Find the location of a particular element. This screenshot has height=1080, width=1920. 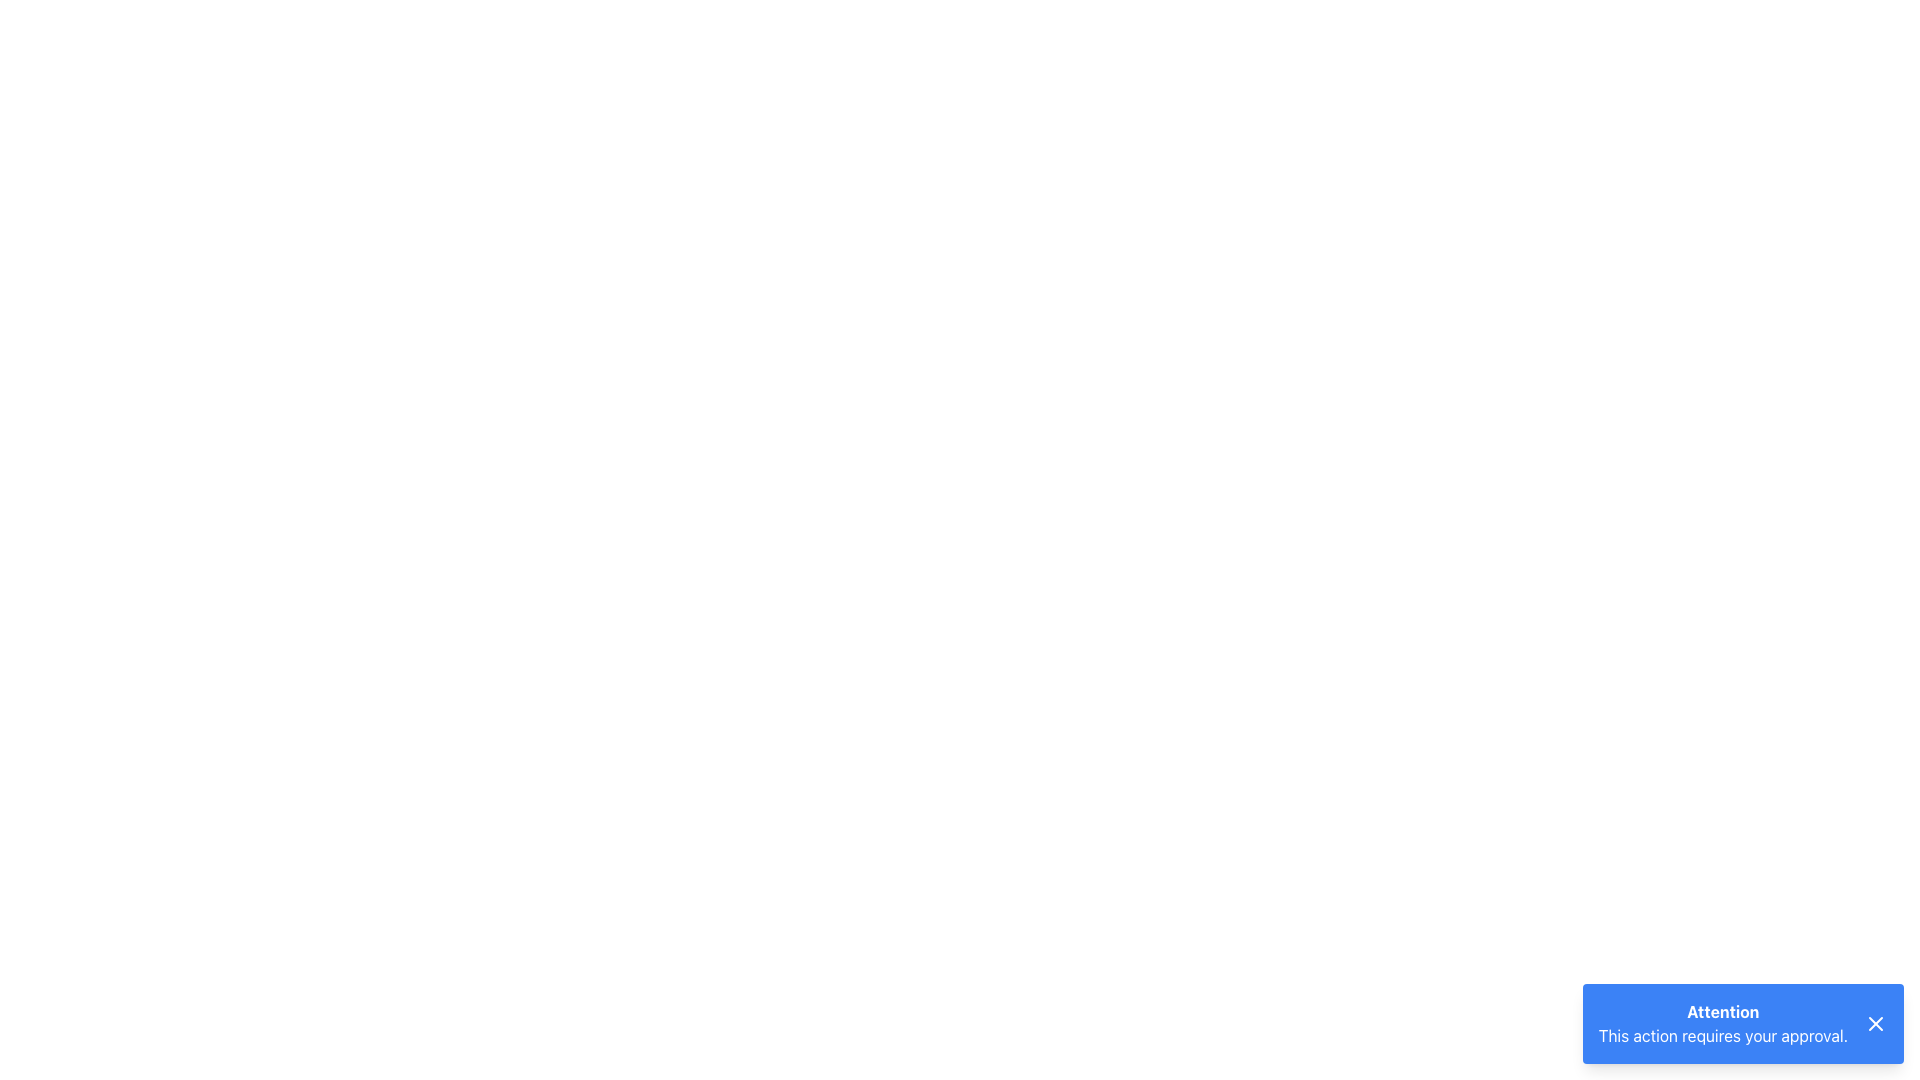

text displayed in the blue notification box that contains the message 'Attention' and 'This action requires your approval.' is located at coordinates (1730, 1023).